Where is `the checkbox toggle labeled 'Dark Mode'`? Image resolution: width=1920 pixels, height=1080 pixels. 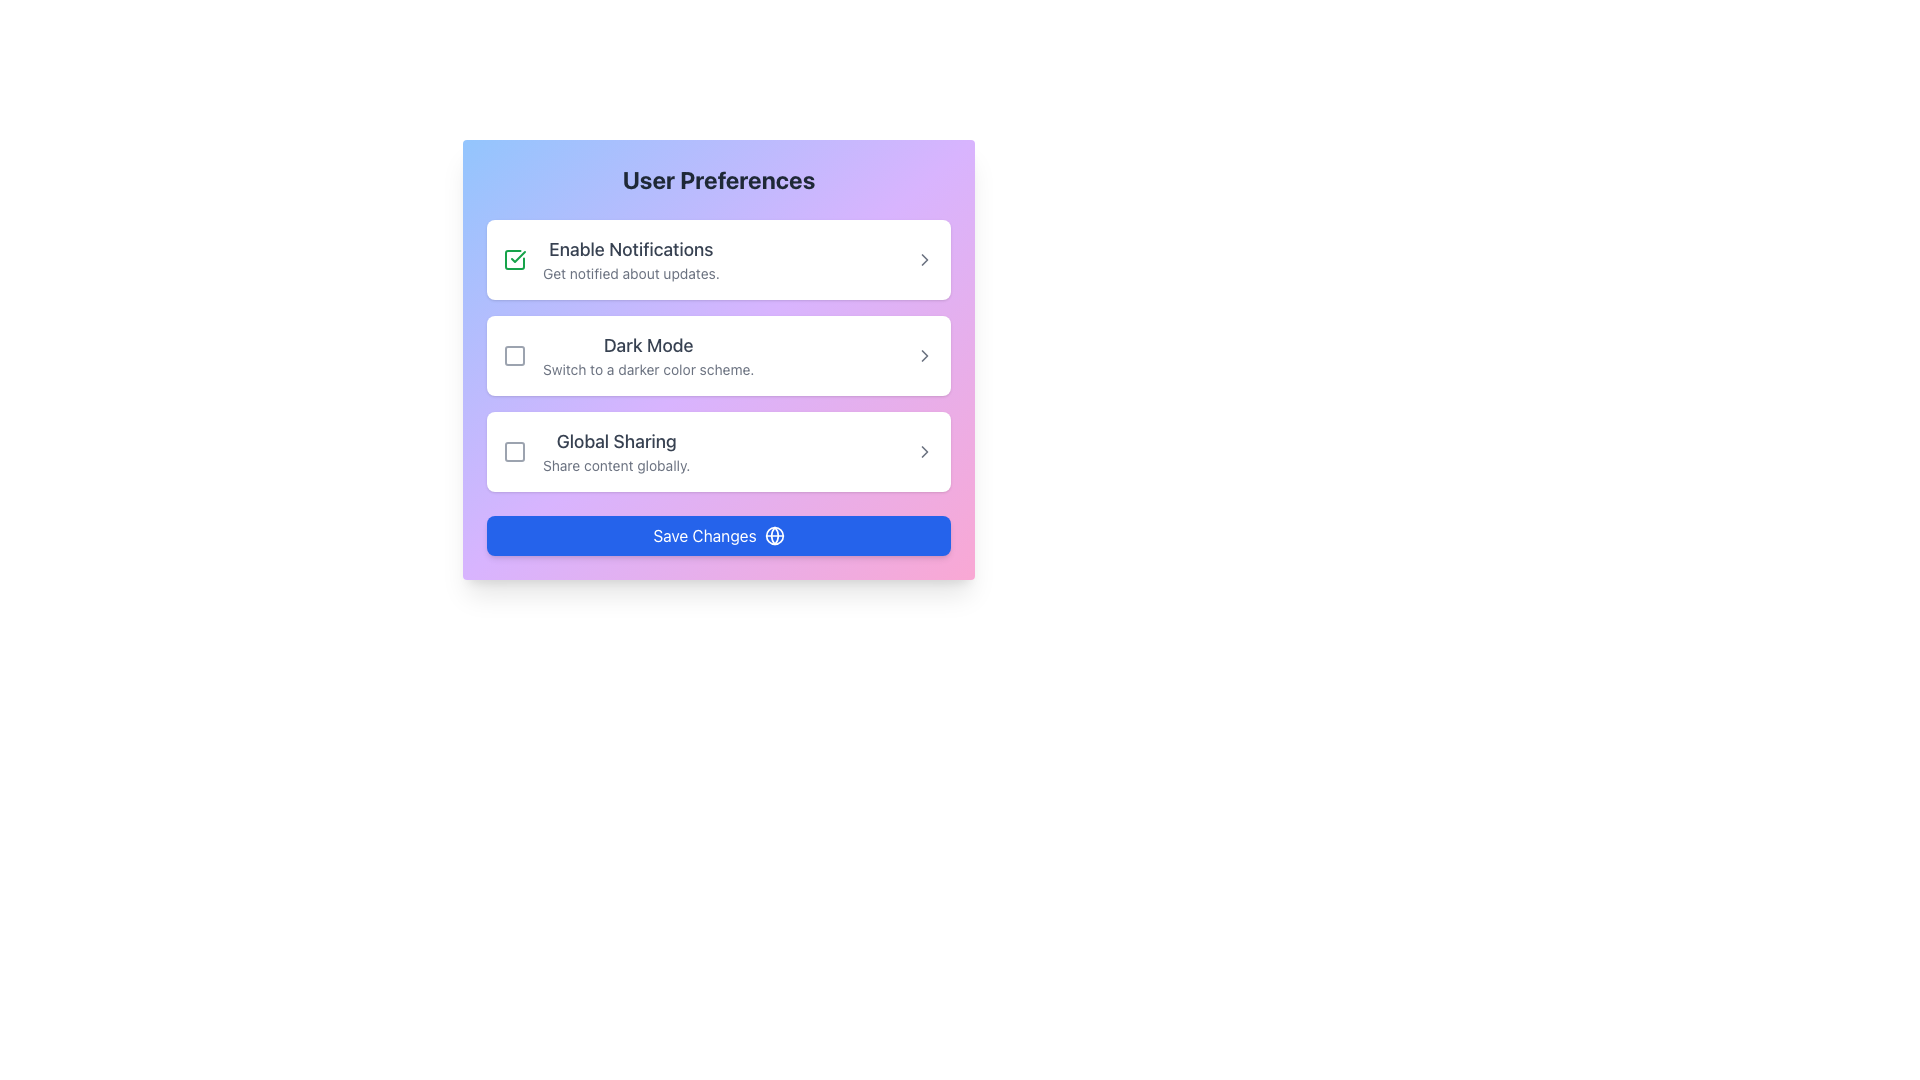
the checkbox toggle labeled 'Dark Mode' is located at coordinates (719, 354).